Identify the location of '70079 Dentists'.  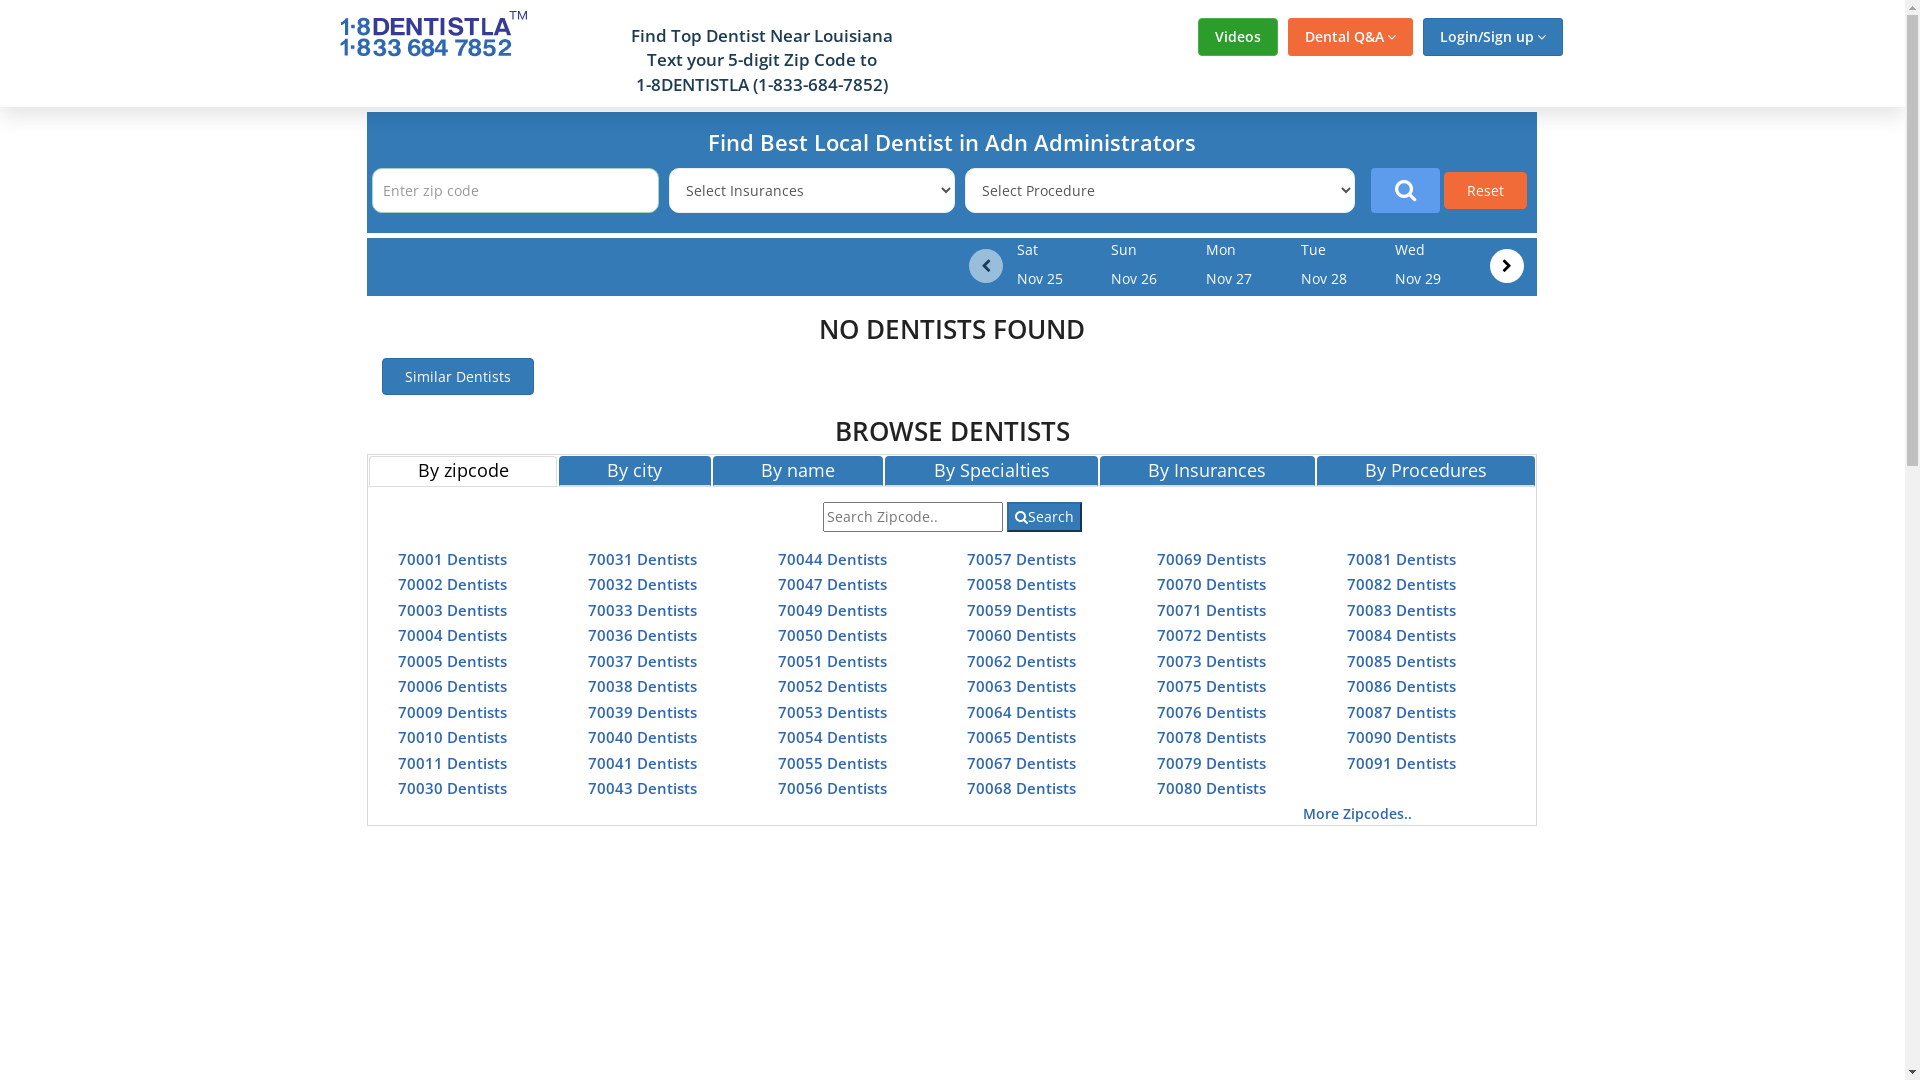
(1156, 762).